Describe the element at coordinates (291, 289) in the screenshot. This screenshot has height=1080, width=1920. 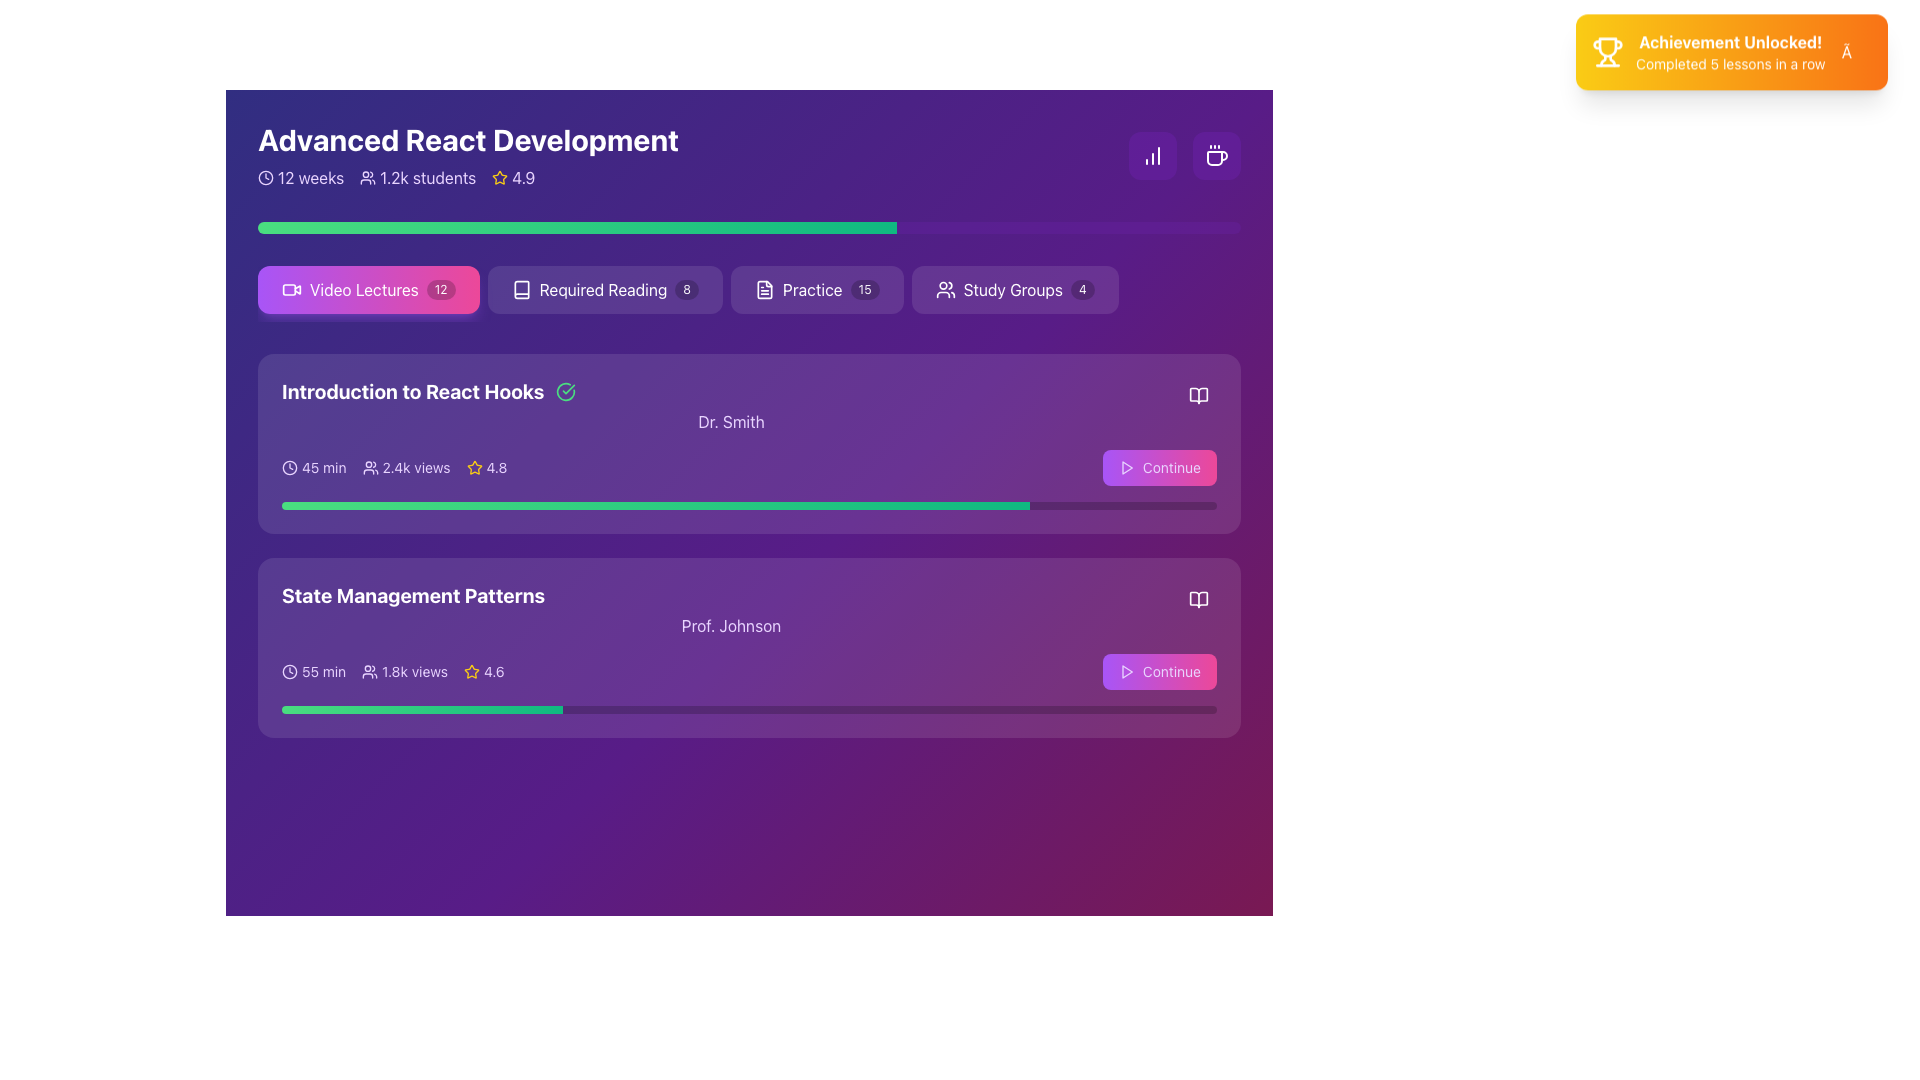
I see `the video camera icon located within the 'Video Lectures' button, which has a gradient from purple to pink and a numeric badge displaying '12'` at that location.